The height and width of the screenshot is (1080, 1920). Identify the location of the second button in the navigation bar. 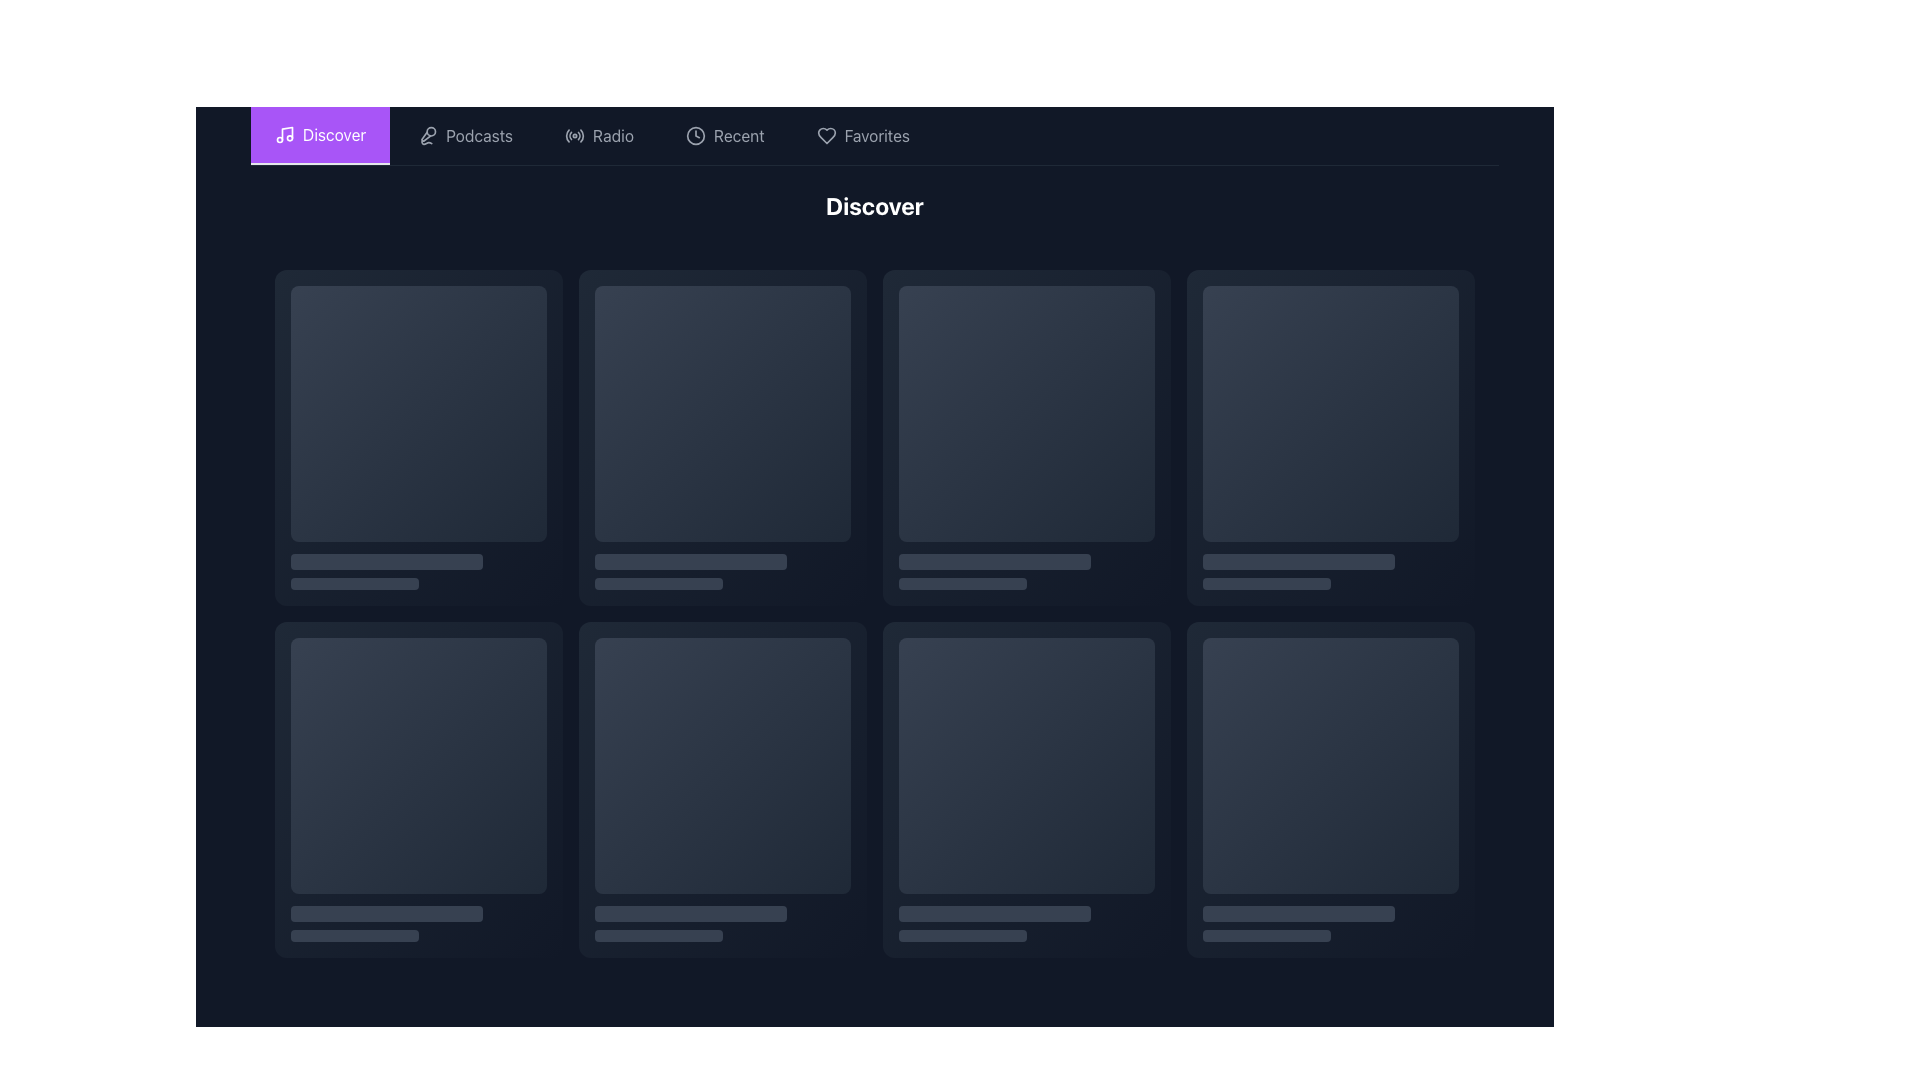
(464, 135).